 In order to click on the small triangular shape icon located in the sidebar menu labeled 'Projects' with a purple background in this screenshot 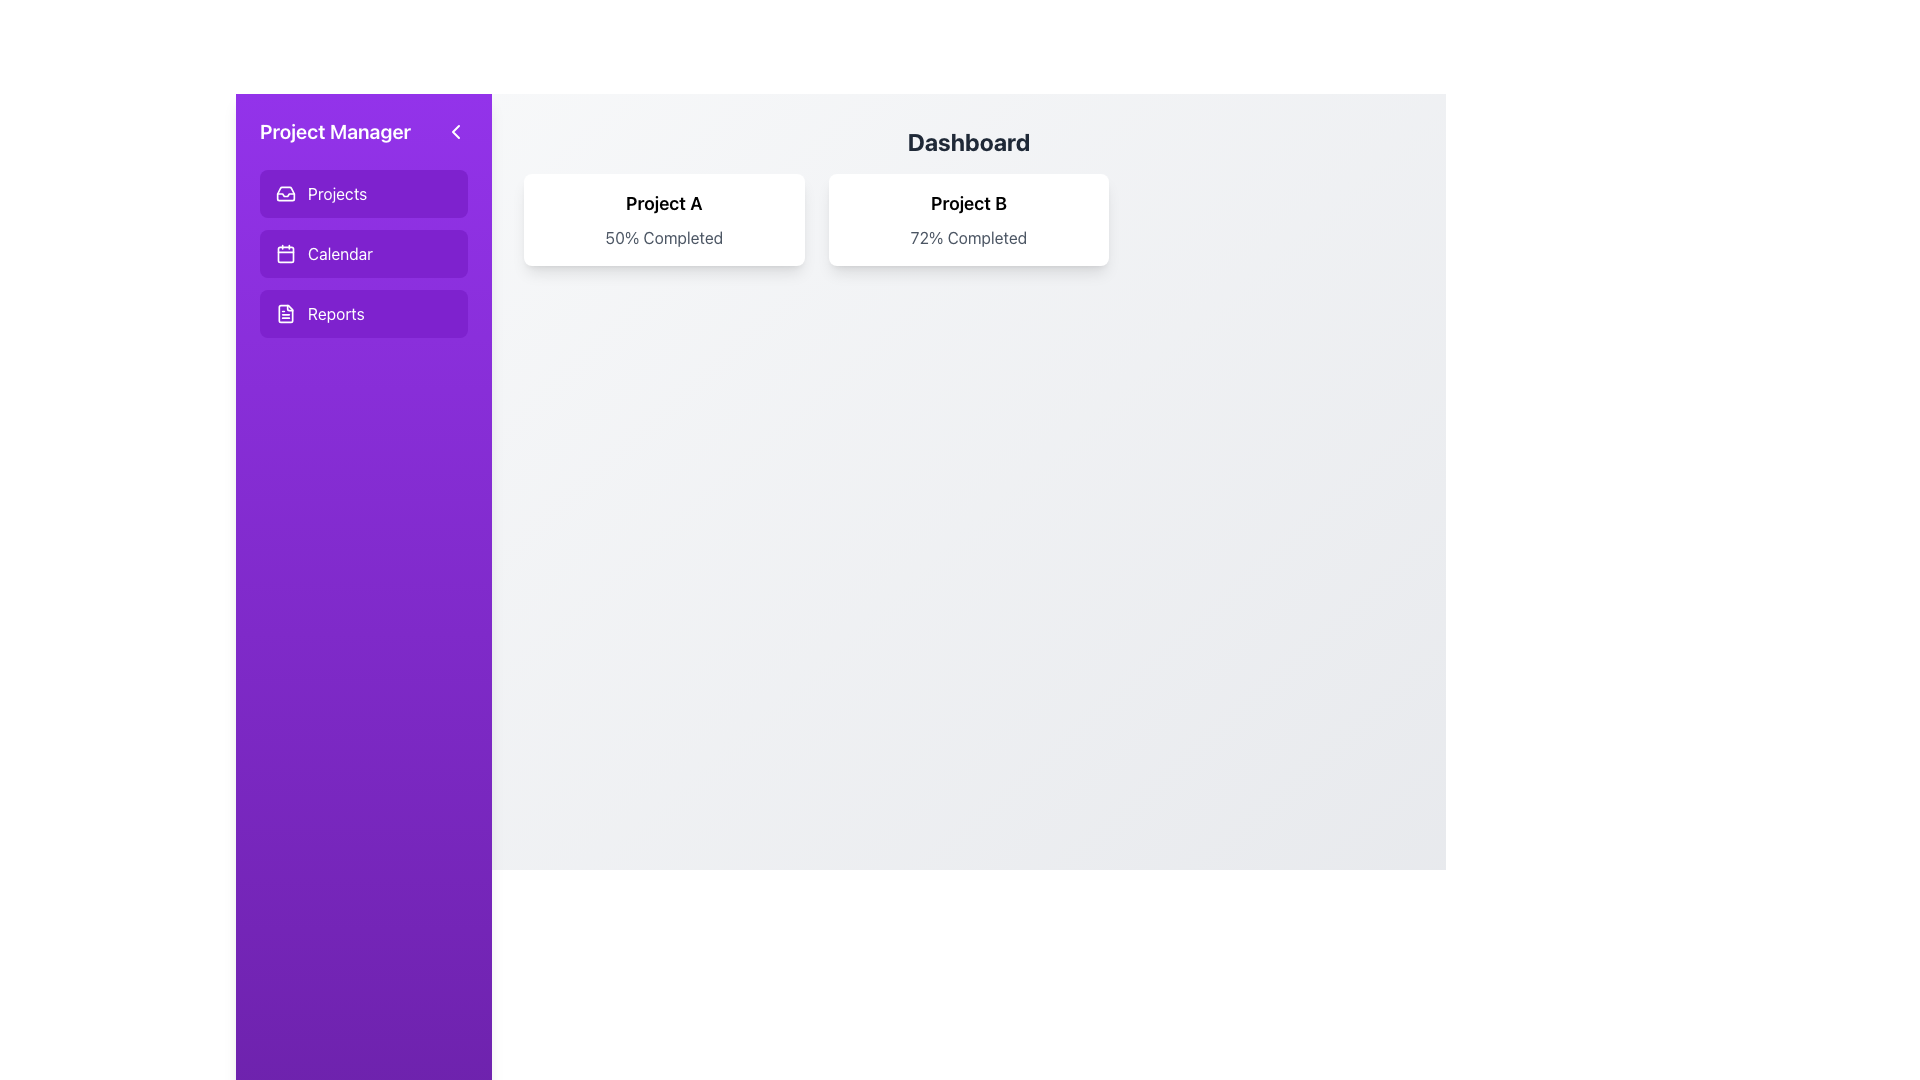, I will do `click(285, 195)`.